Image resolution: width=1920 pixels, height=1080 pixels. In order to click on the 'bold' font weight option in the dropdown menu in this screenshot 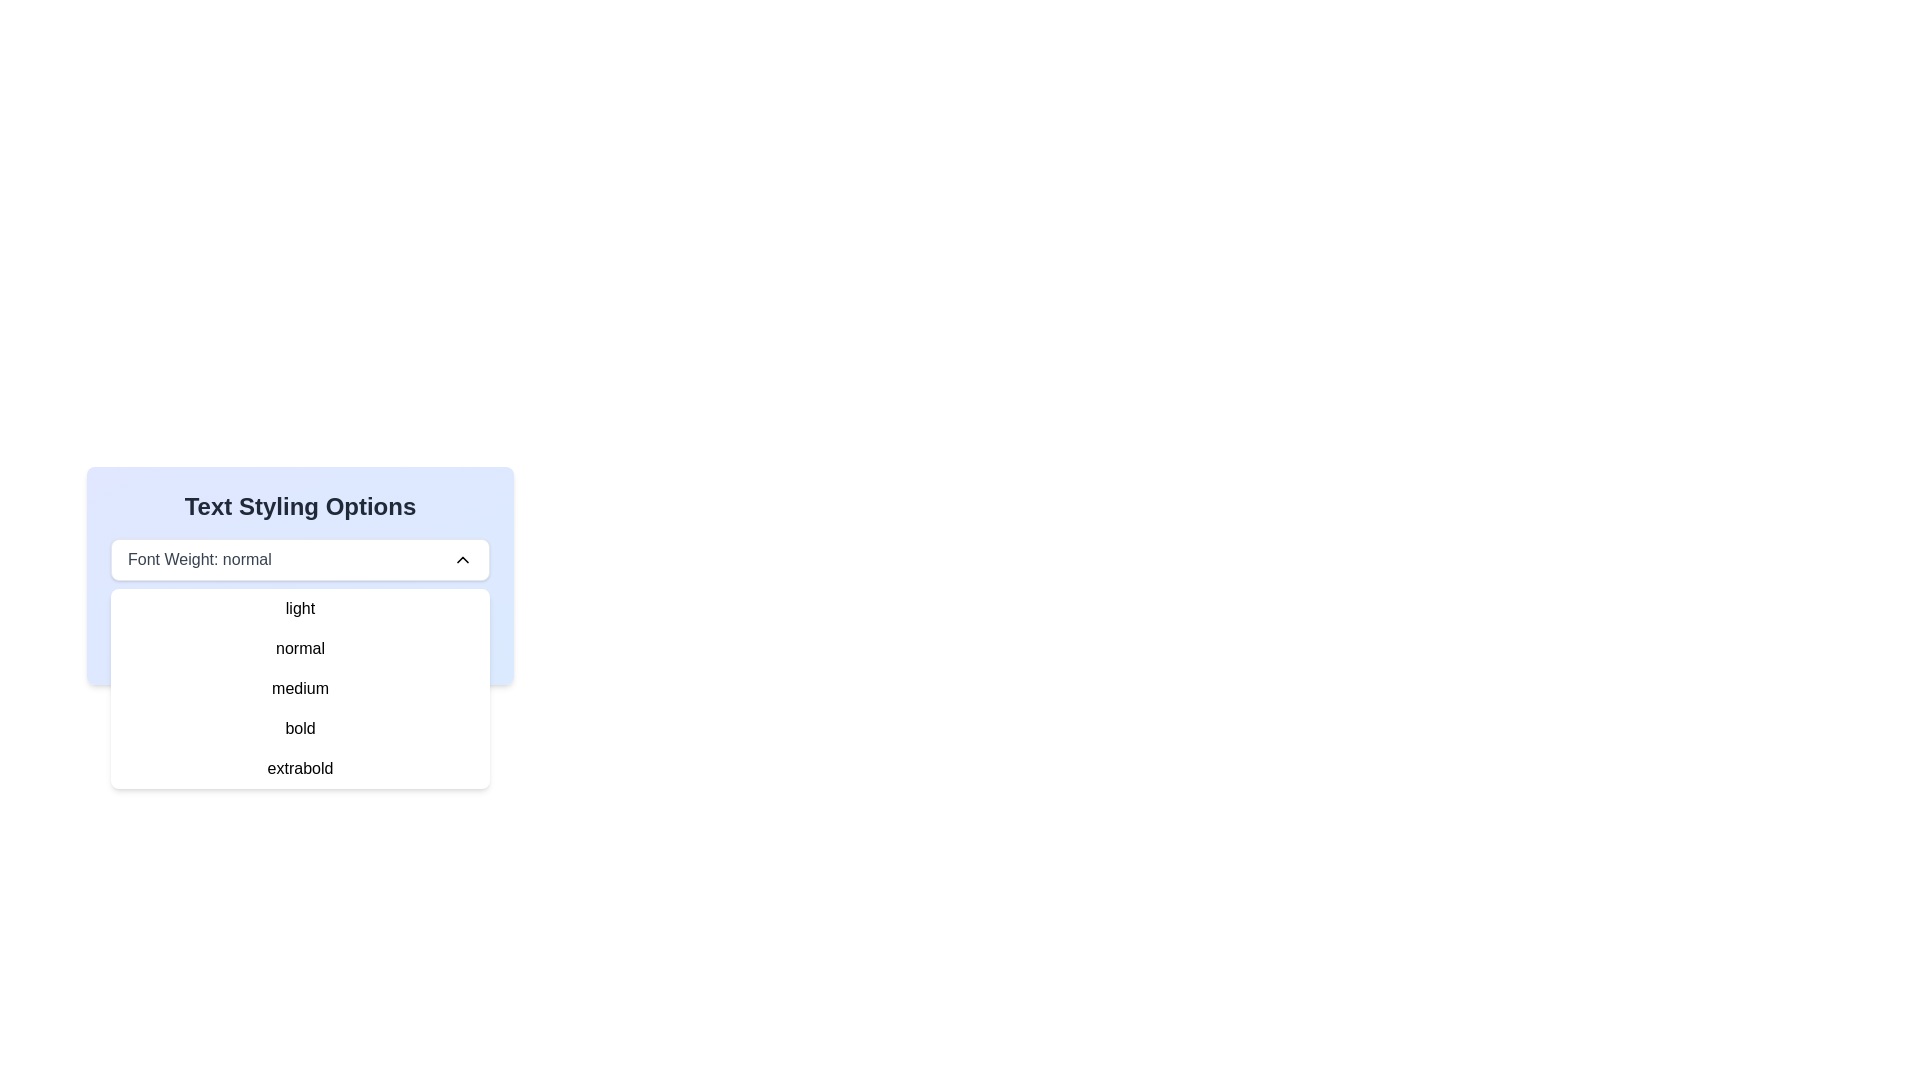, I will do `click(299, 729)`.